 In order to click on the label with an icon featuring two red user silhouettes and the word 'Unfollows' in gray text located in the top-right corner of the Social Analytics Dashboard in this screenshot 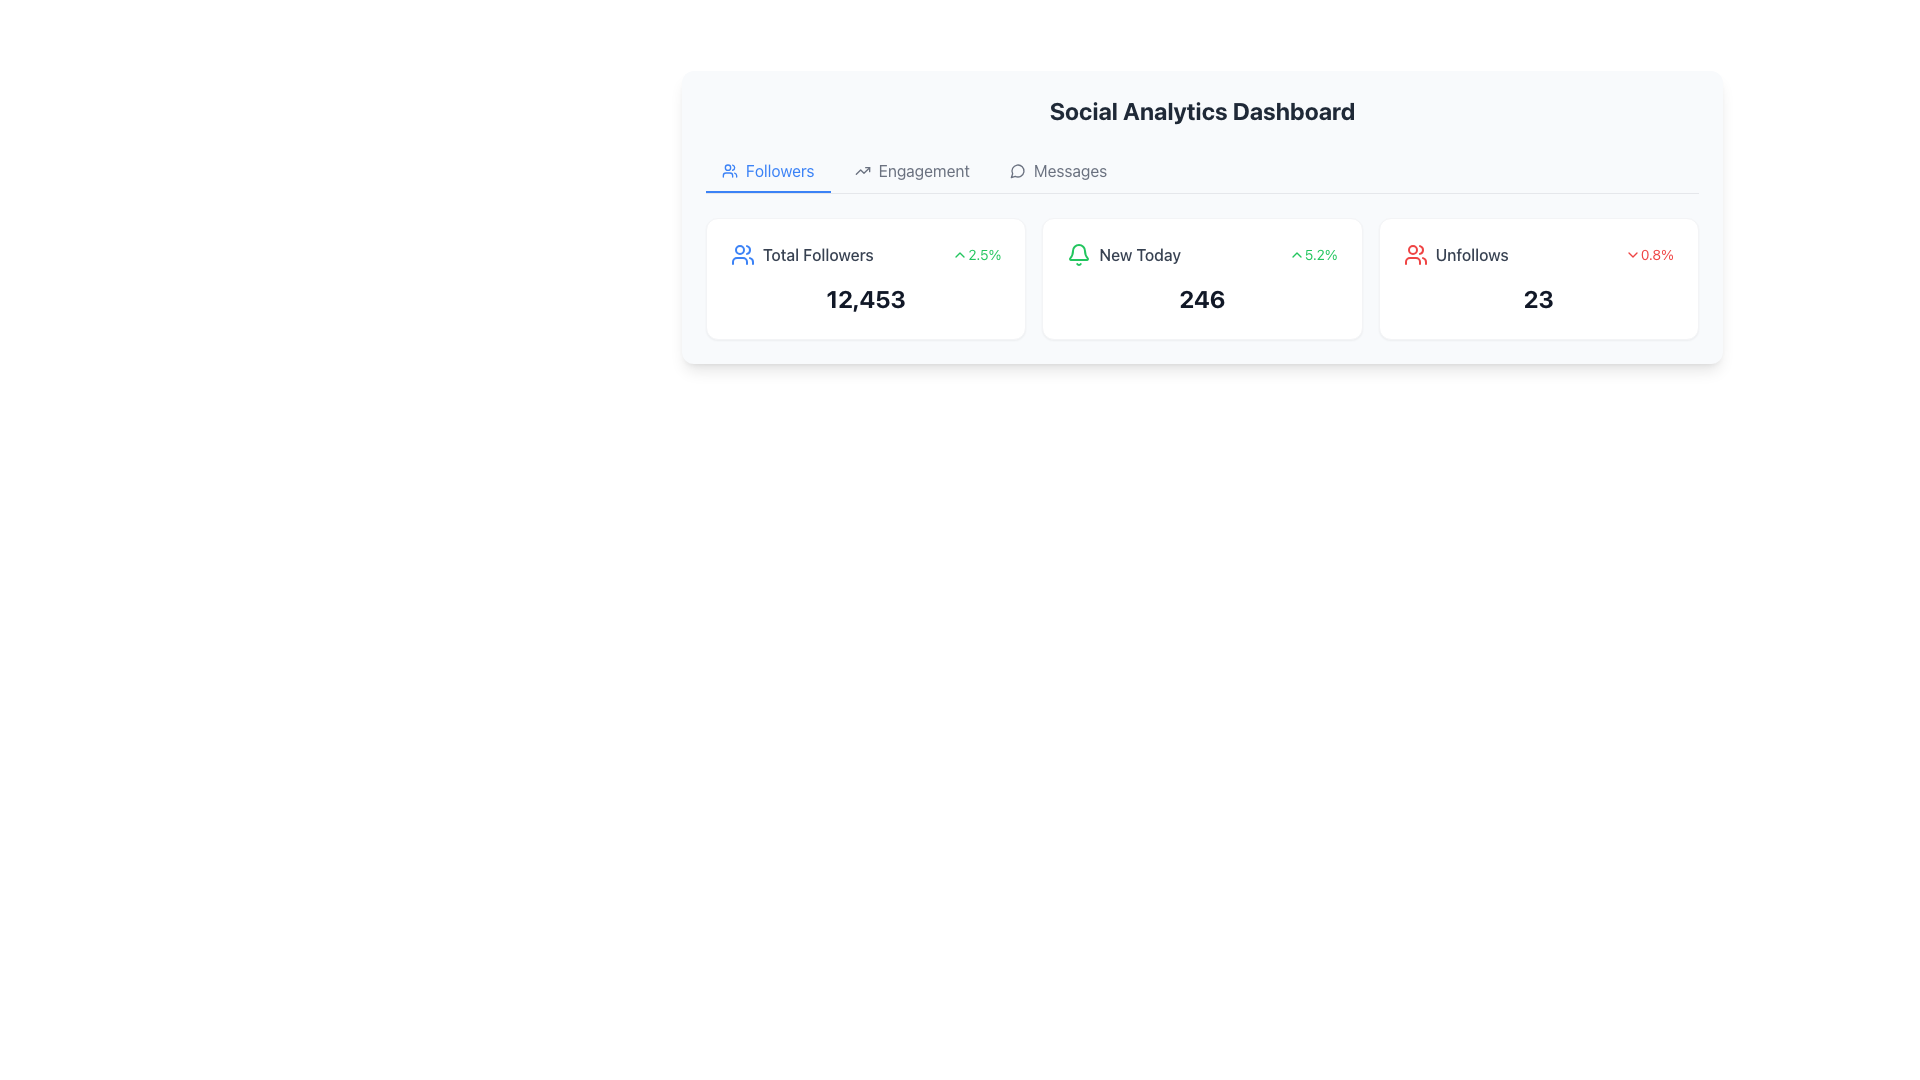, I will do `click(1456, 253)`.